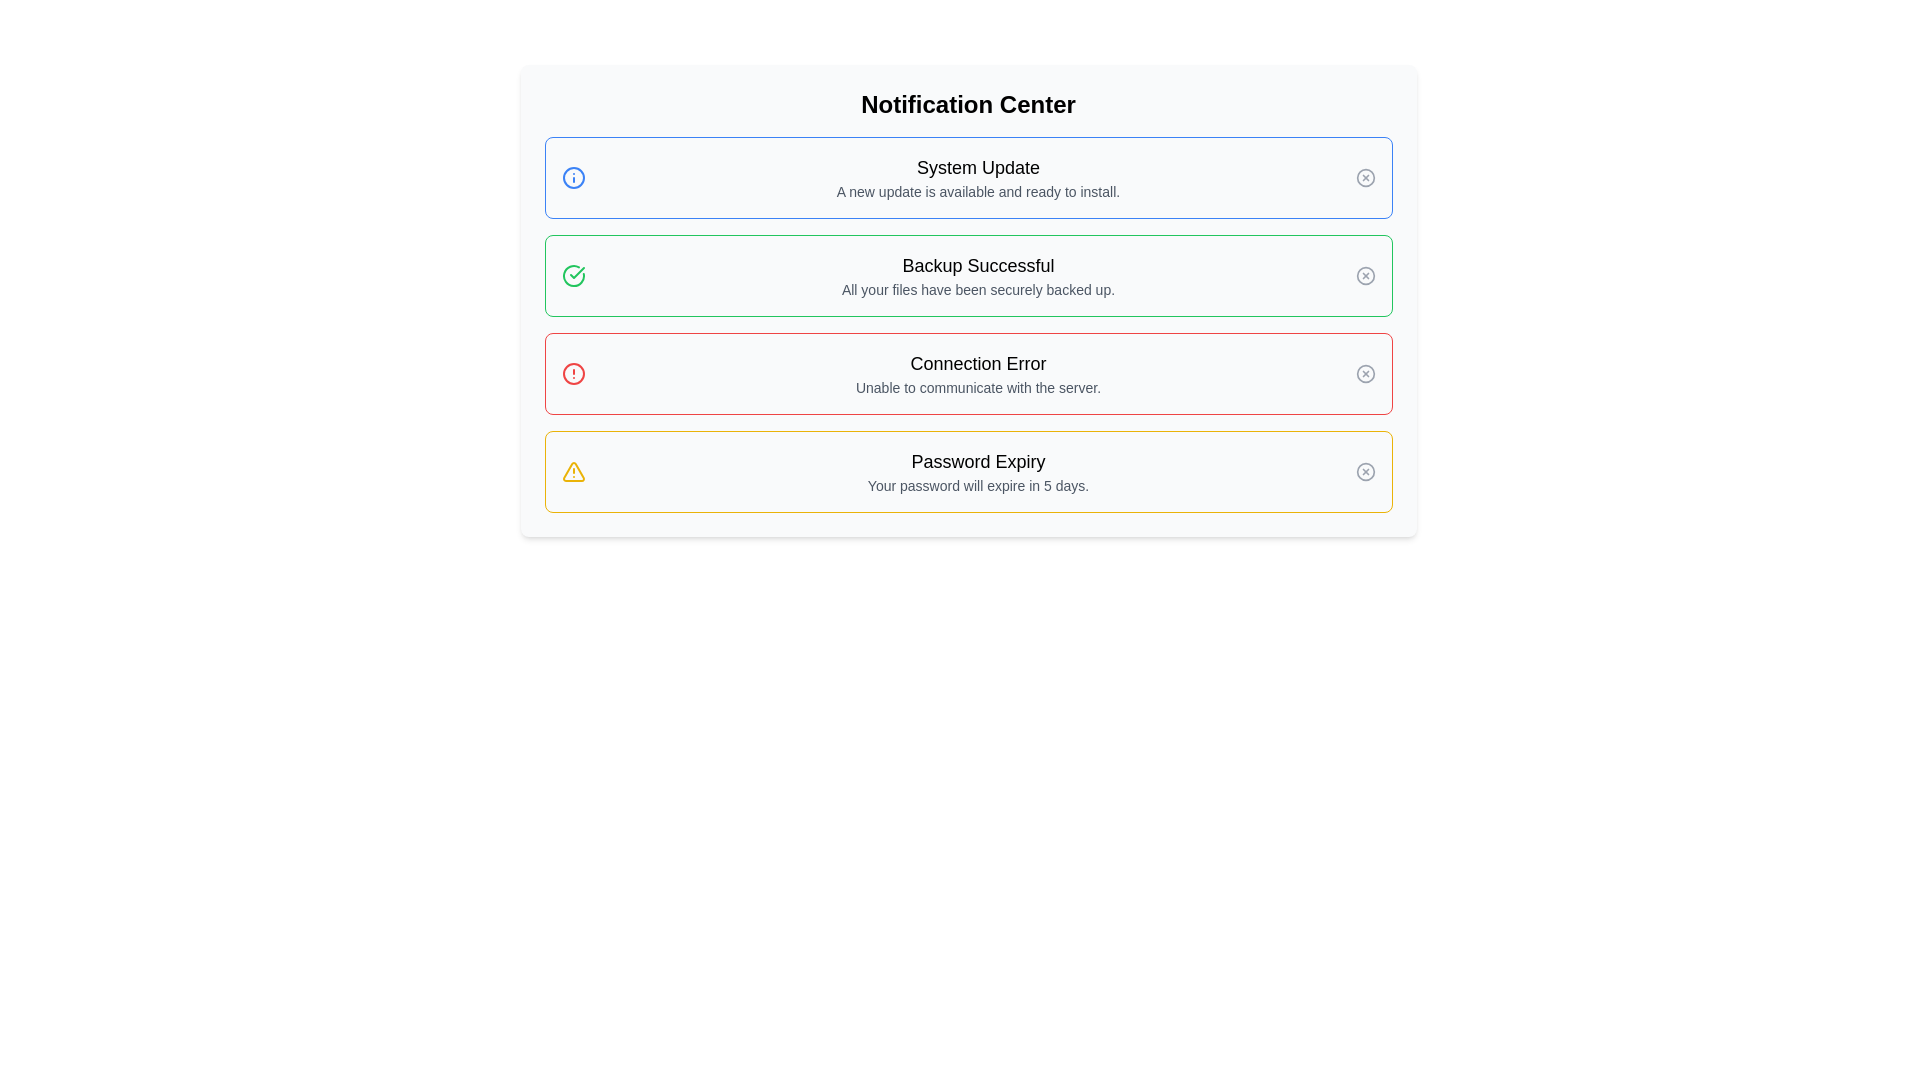  I want to click on the details of the circular blue information icon with an inner 'i' symbol located in the upper-left portion of the 'System Update' notification card, so click(572, 176).